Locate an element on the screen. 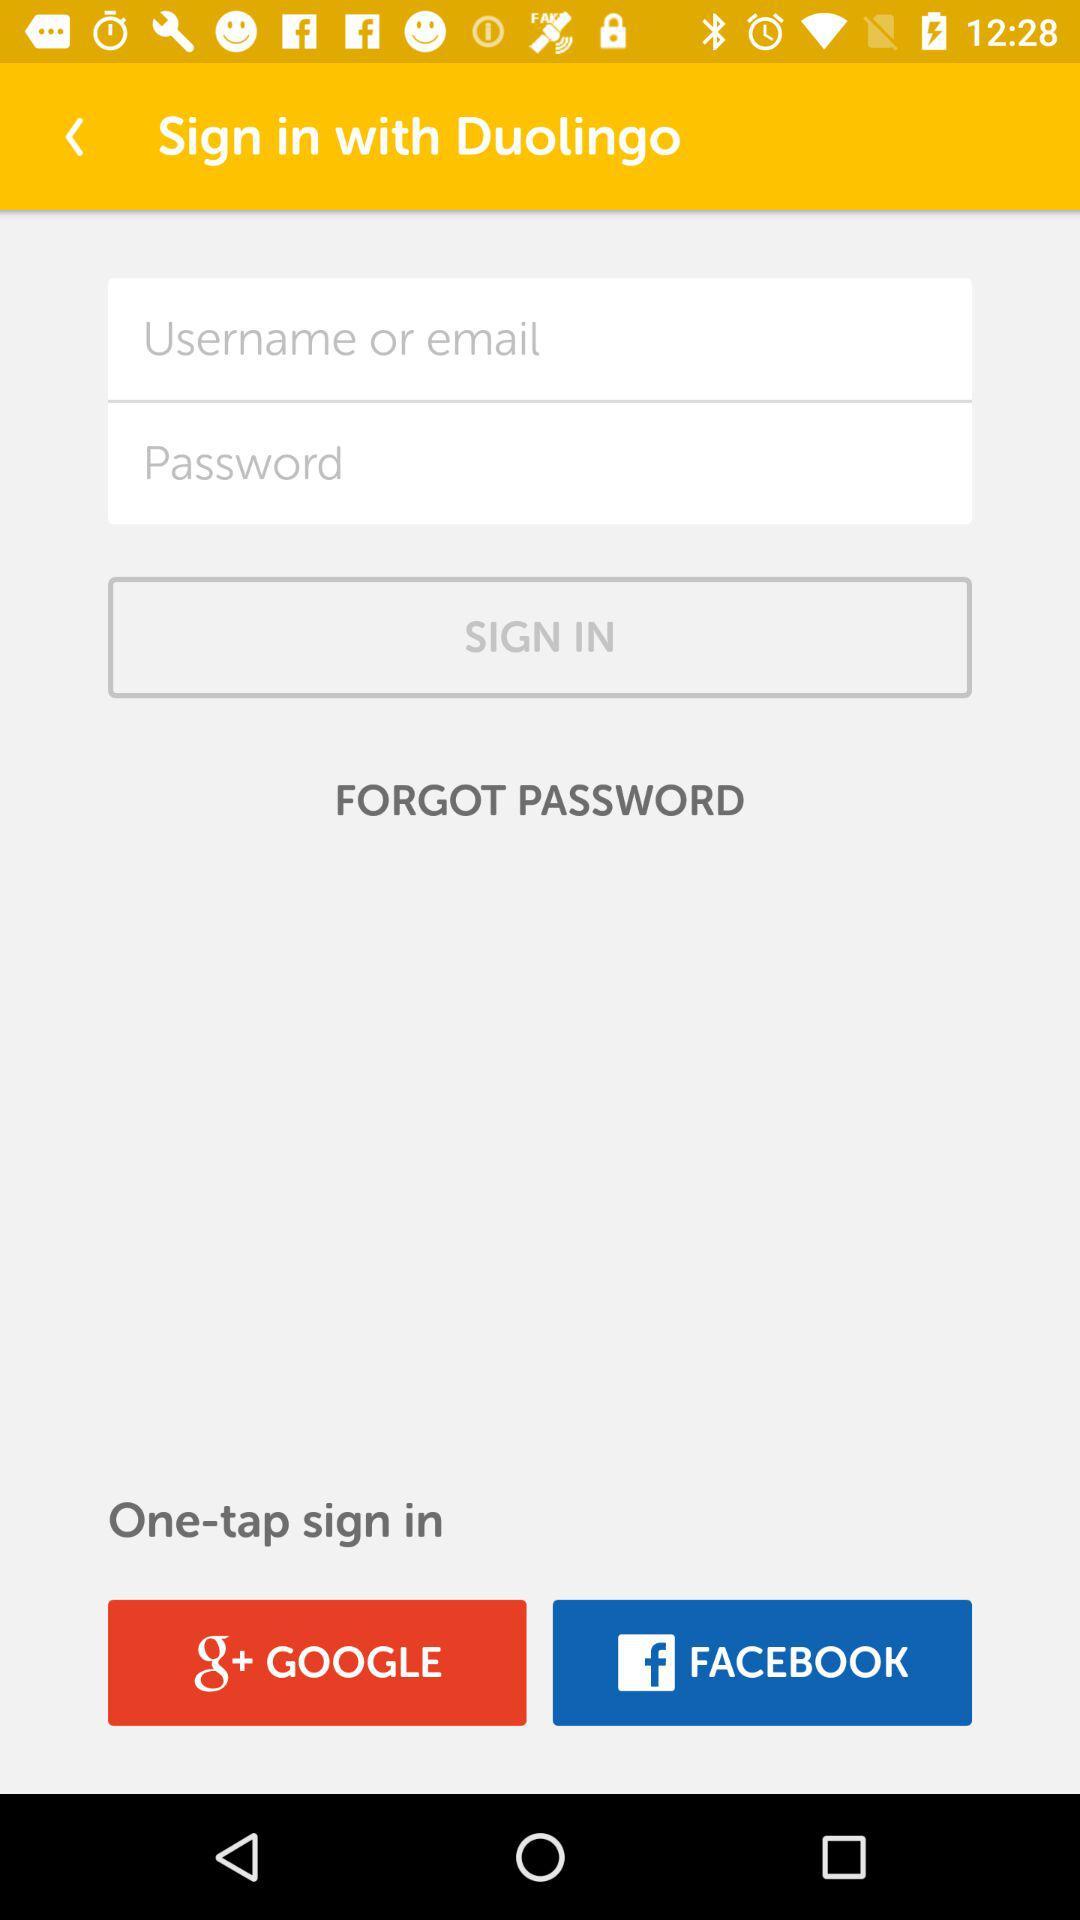 The width and height of the screenshot is (1080, 1920). the app next to sign in with app is located at coordinates (72, 135).